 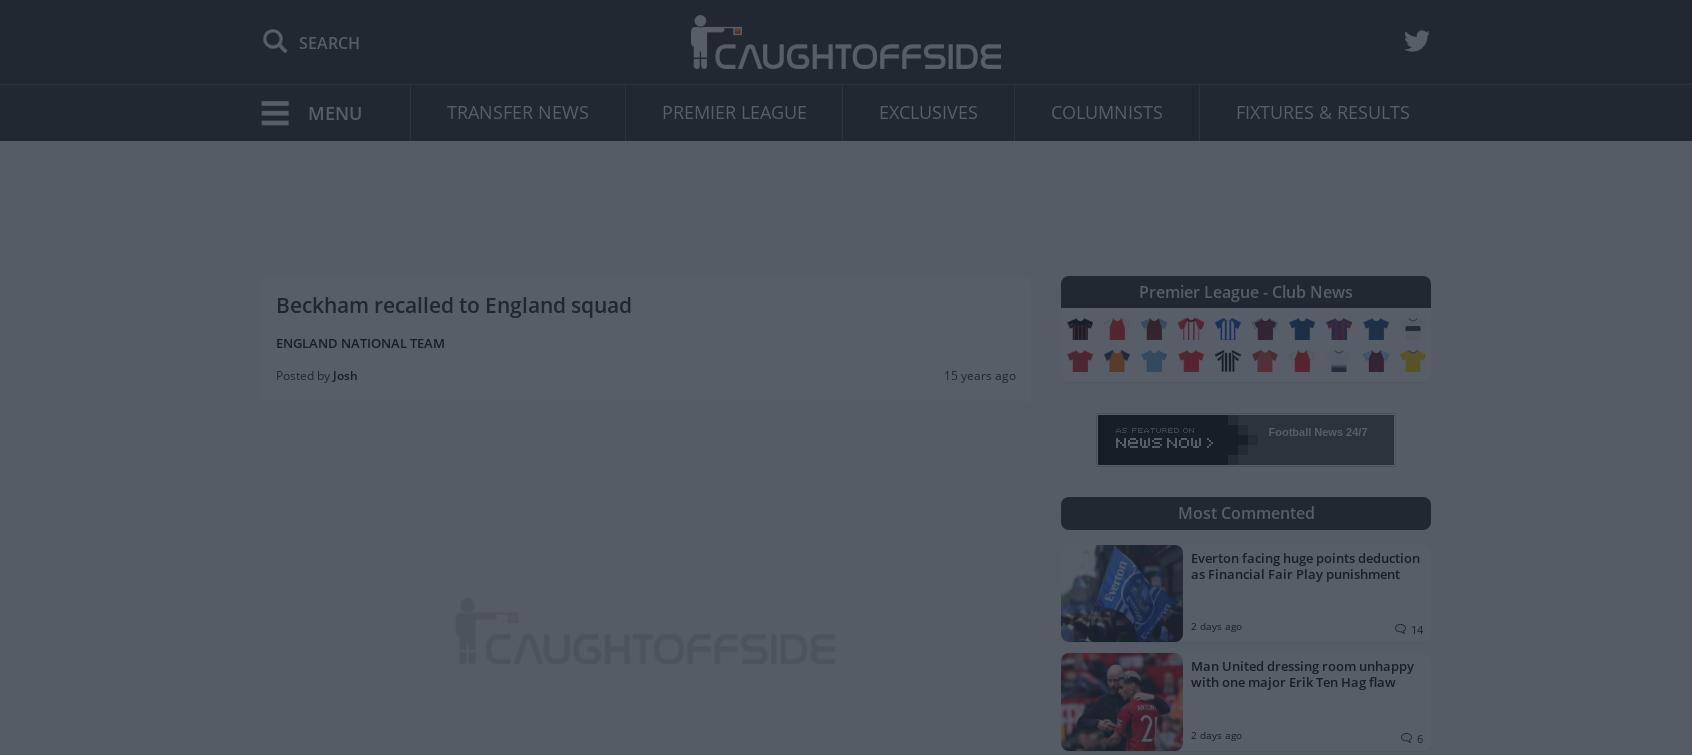 I want to click on 'Premier League', so click(x=732, y=111).